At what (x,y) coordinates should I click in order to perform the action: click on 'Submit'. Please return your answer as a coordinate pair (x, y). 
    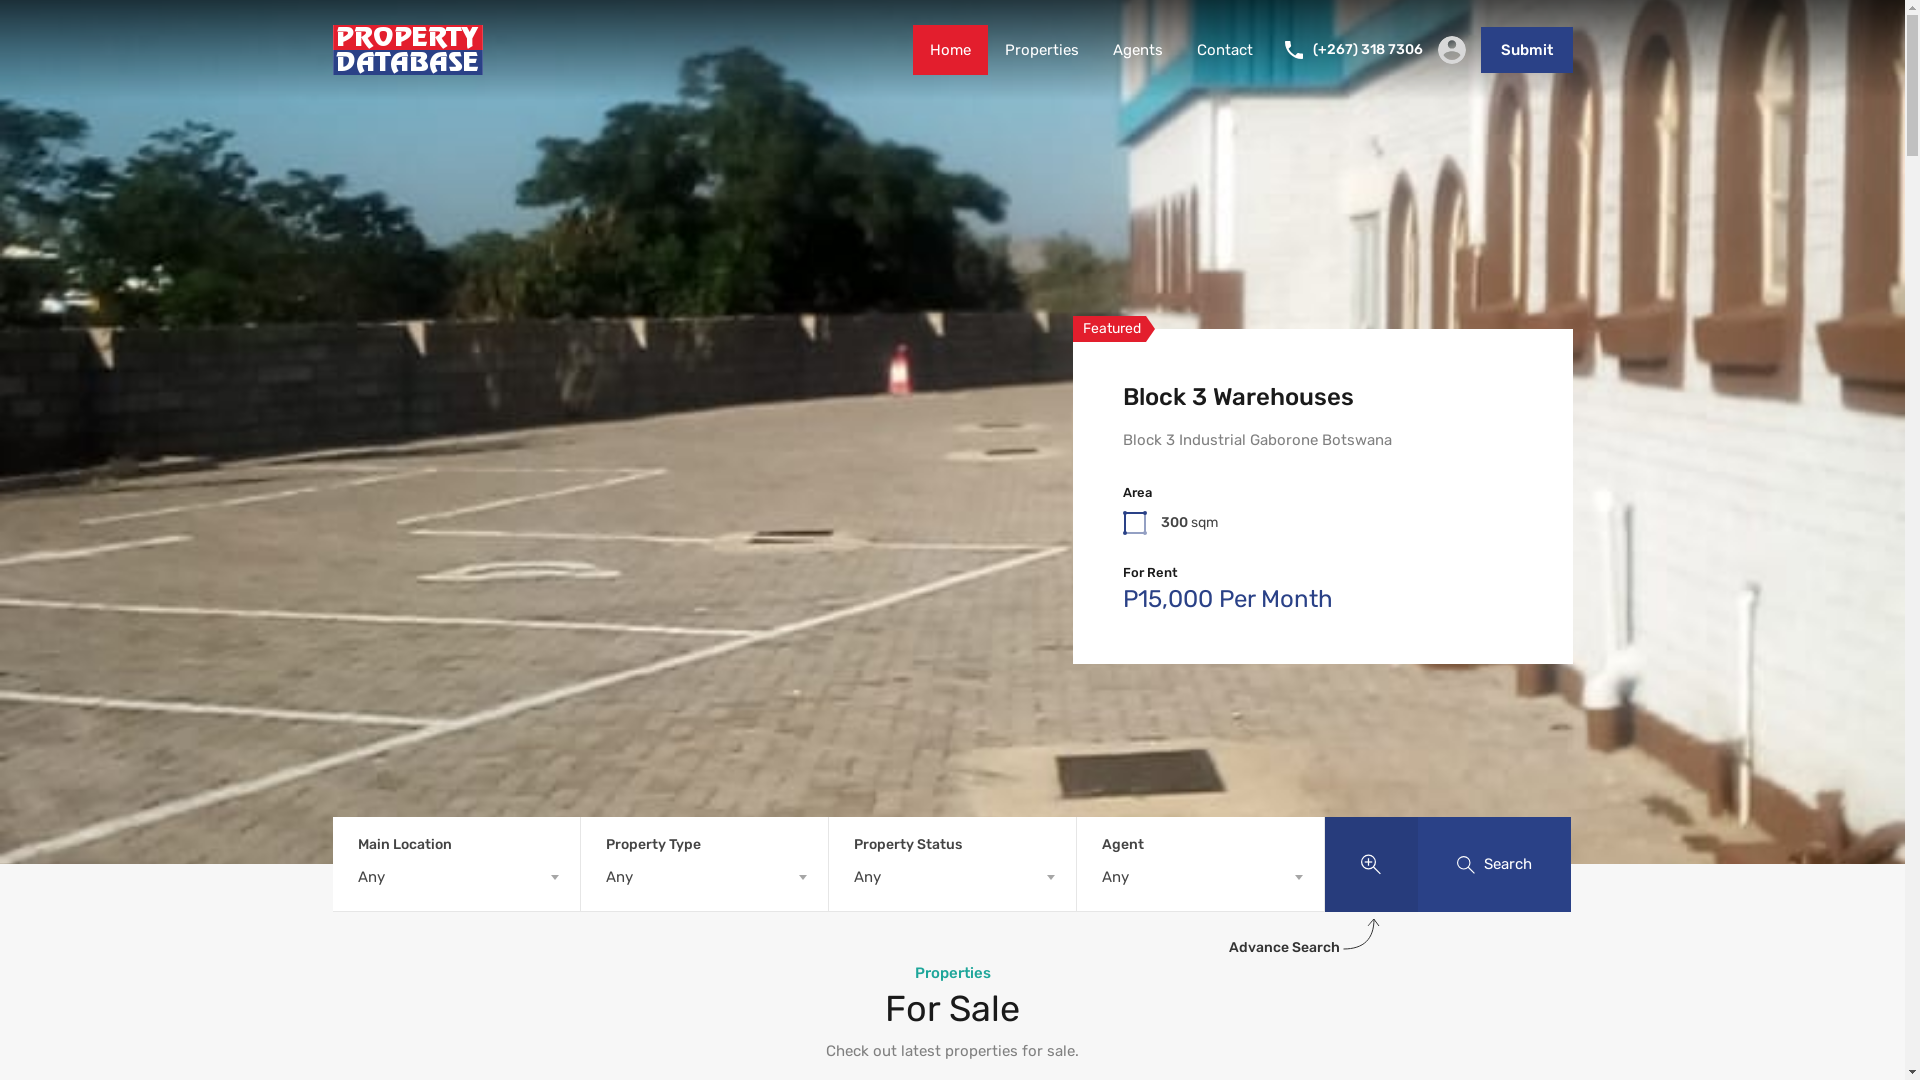
    Looking at the image, I should click on (1479, 49).